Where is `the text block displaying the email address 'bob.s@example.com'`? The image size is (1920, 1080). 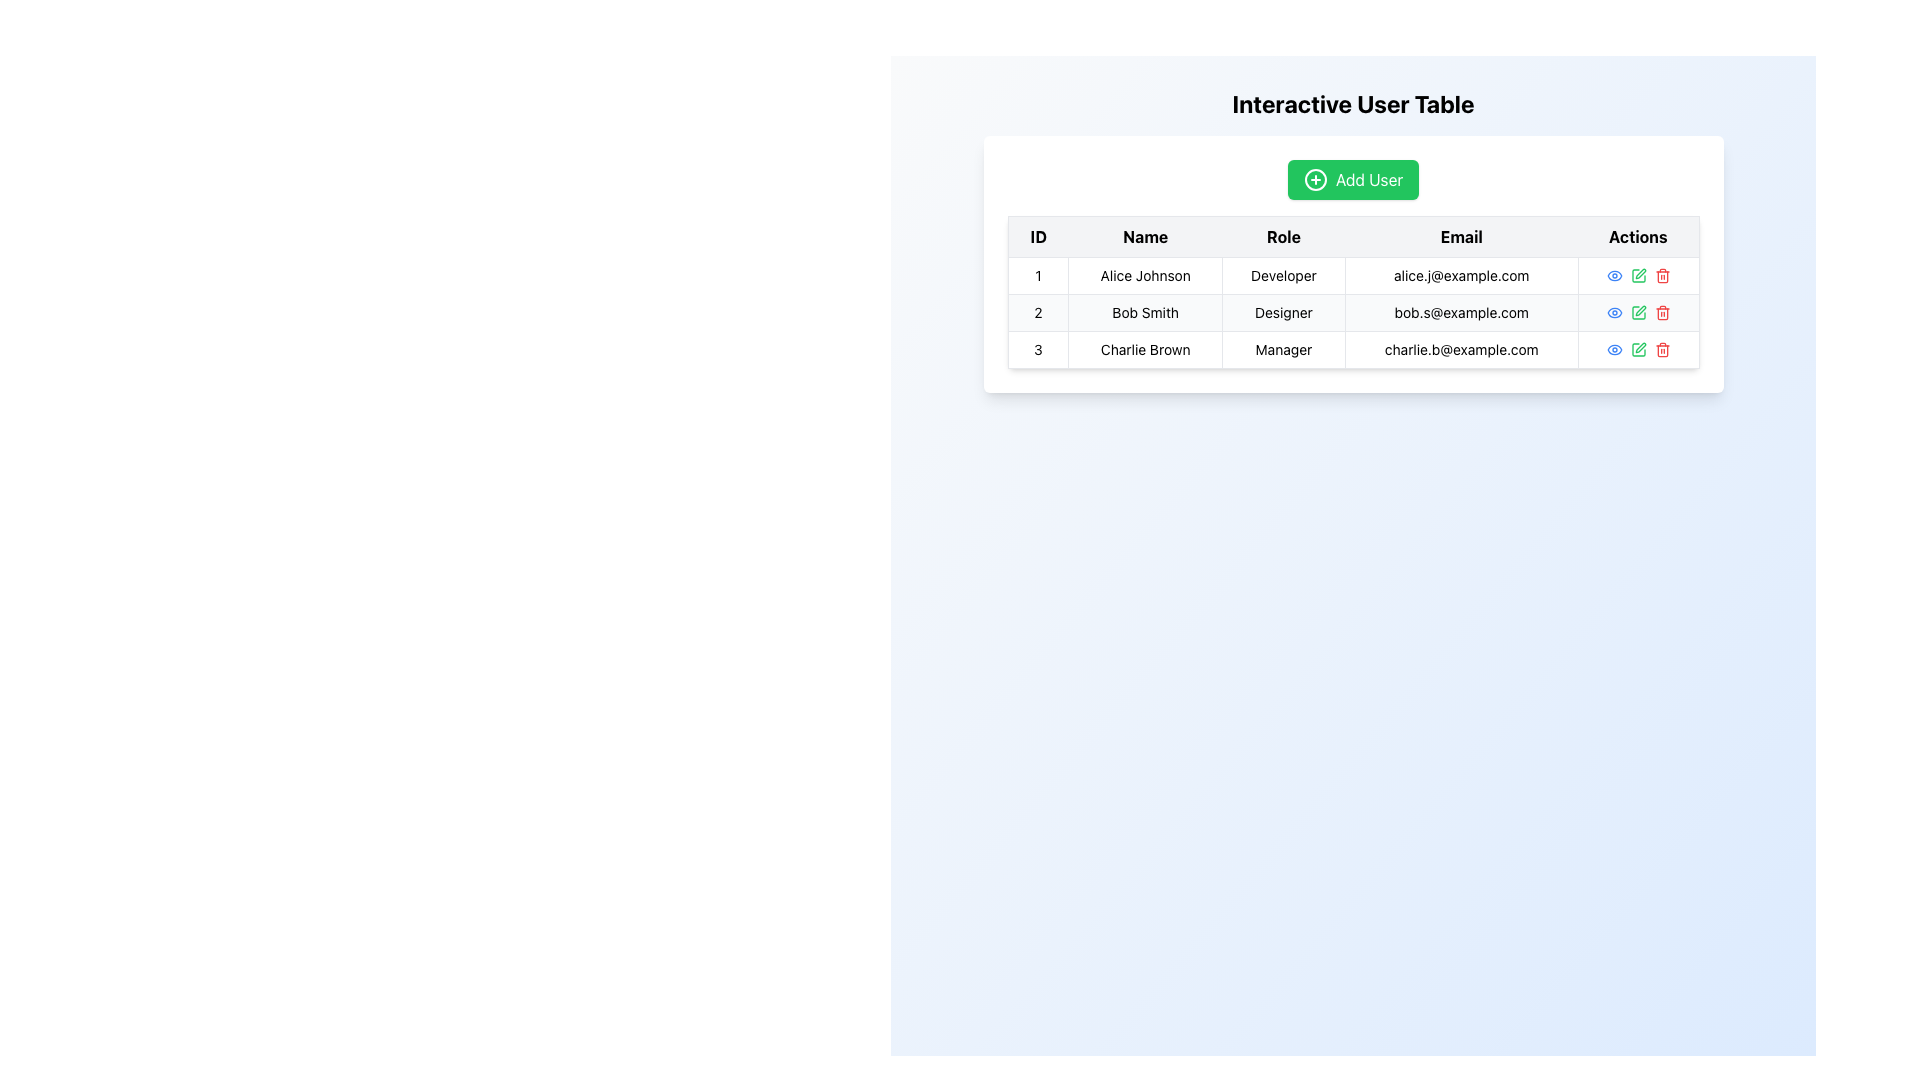 the text block displaying the email address 'bob.s@example.com' is located at coordinates (1461, 312).